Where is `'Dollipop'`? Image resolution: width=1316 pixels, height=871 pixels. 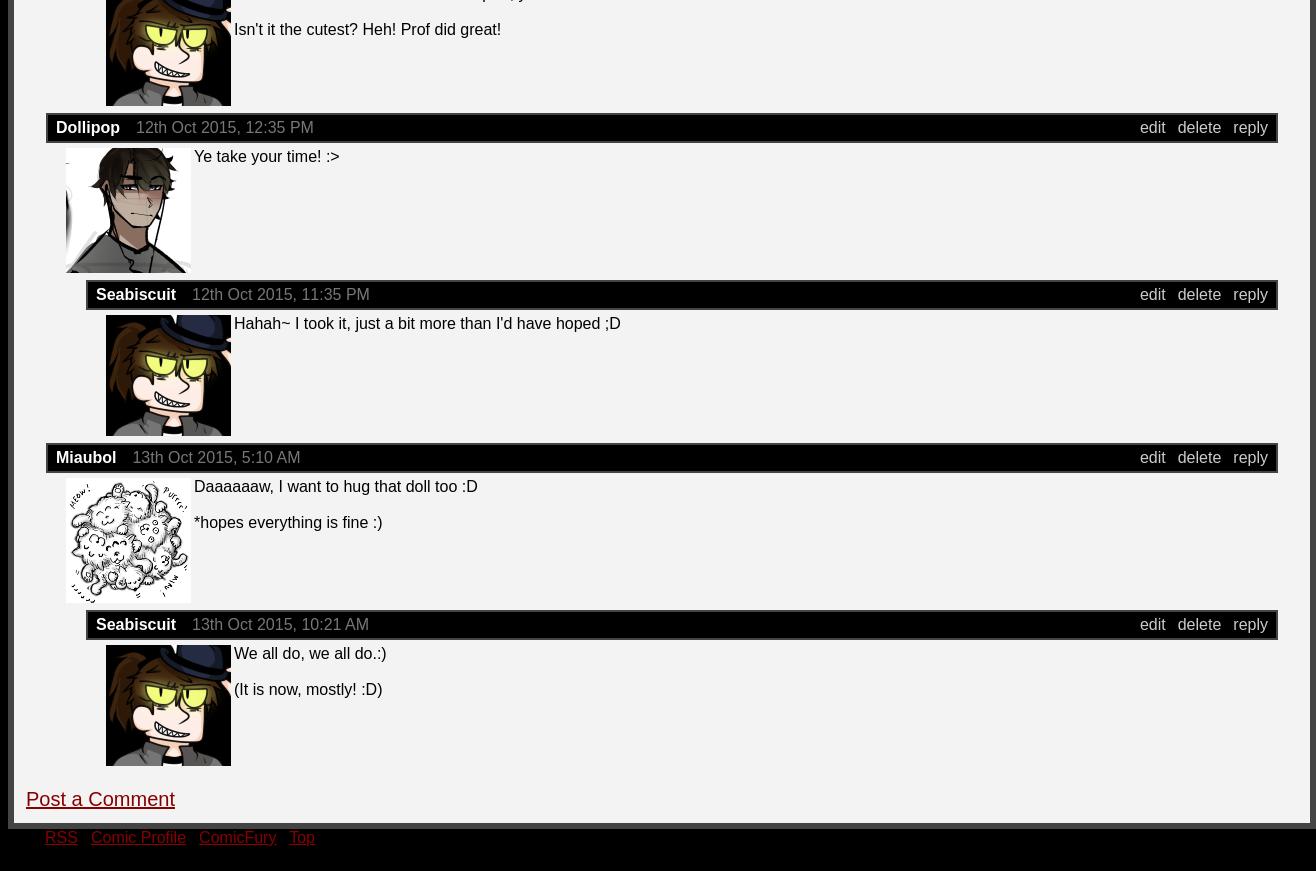 'Dollipop' is located at coordinates (87, 126).